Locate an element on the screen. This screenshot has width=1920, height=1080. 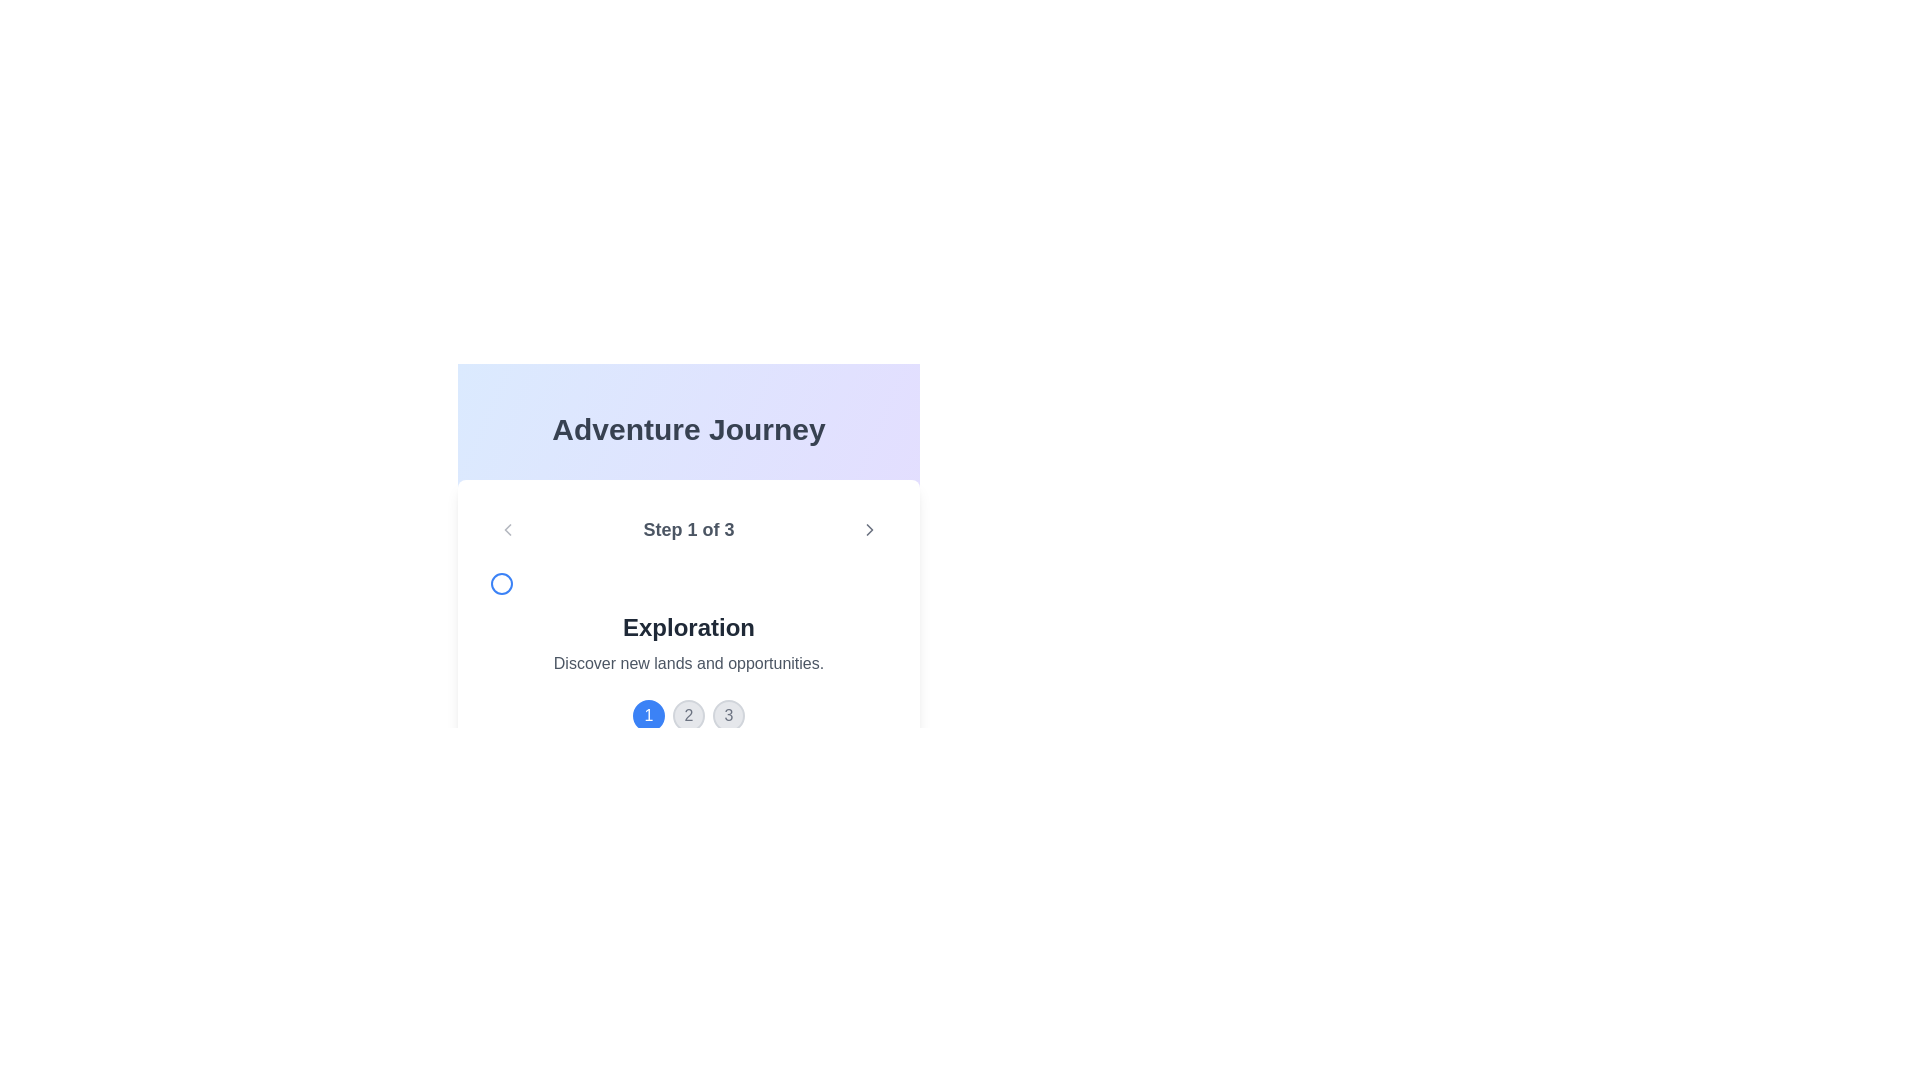
the first button in the sequence of three buttons located below the 'Exploration' header is located at coordinates (648, 715).